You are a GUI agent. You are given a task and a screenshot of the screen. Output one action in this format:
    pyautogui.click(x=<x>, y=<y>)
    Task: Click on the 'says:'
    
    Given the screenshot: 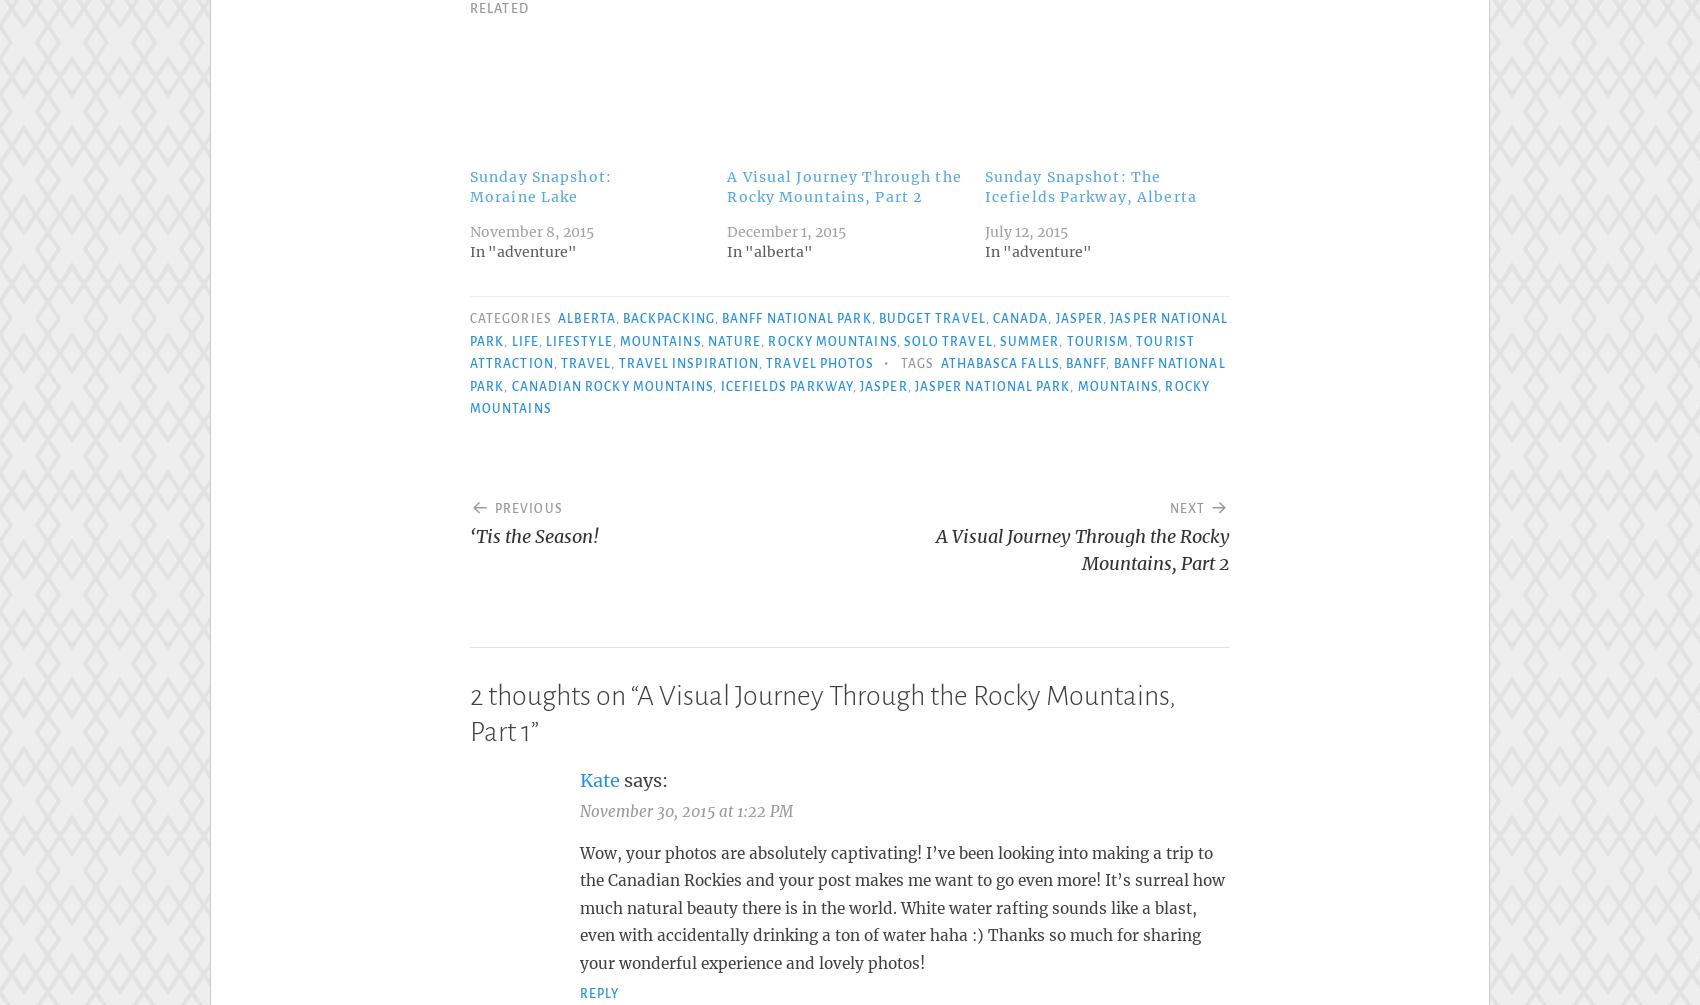 What is the action you would take?
    pyautogui.click(x=646, y=775)
    